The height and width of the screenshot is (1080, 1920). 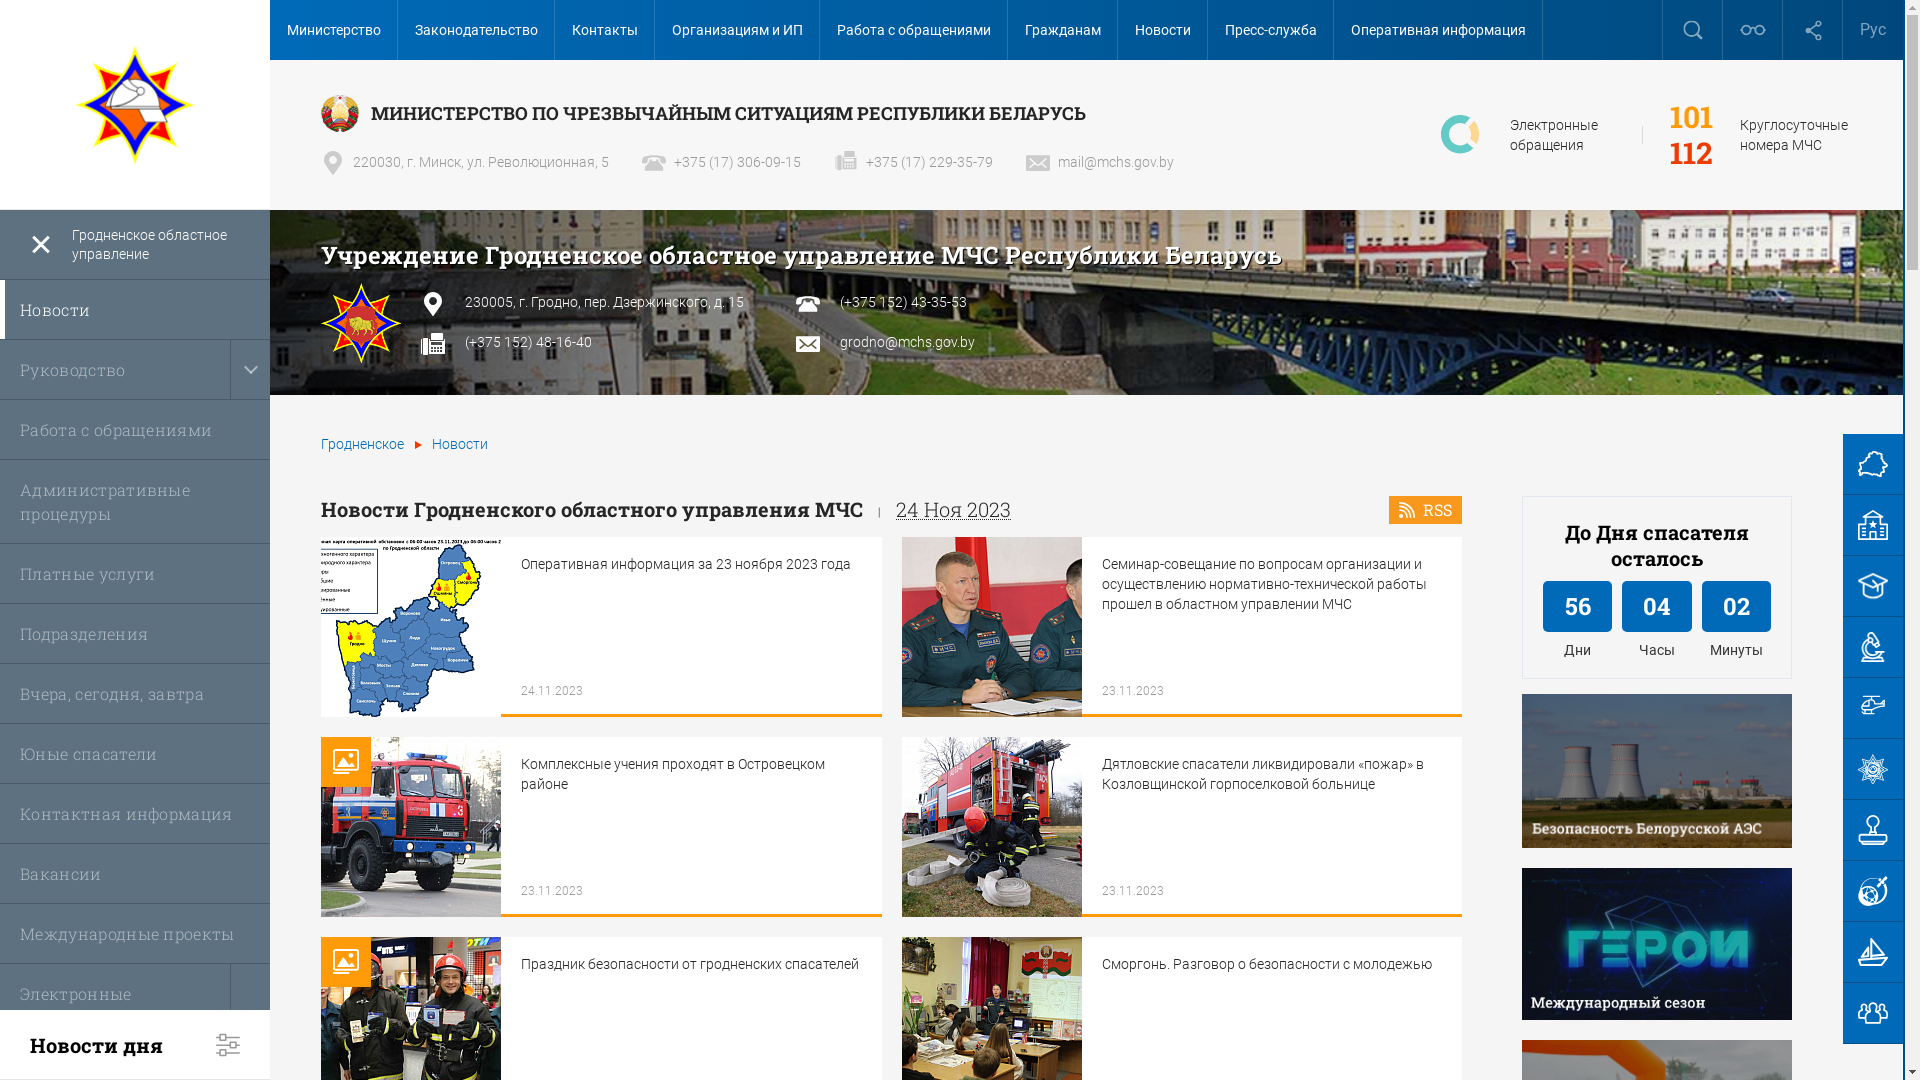 What do you see at coordinates (906, 341) in the screenshot?
I see `'grodno@mchs.gov.by'` at bounding box center [906, 341].